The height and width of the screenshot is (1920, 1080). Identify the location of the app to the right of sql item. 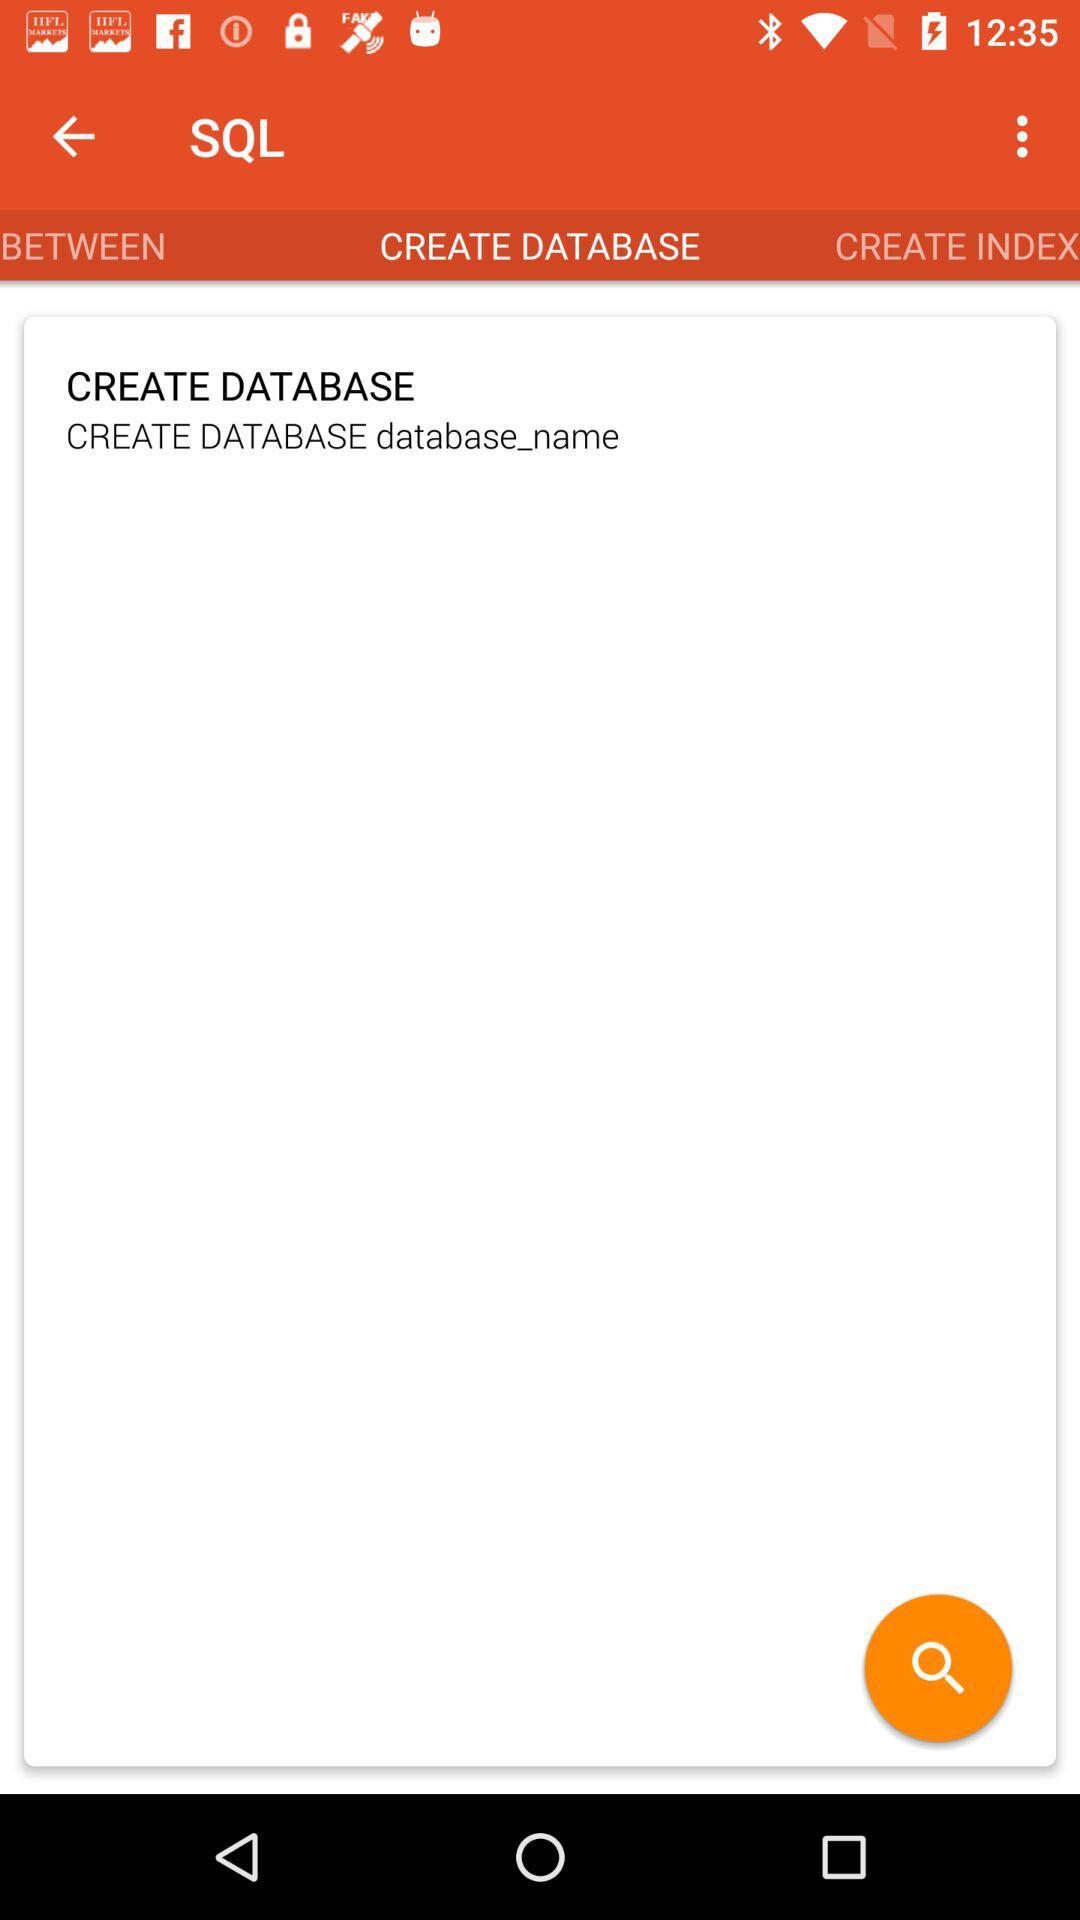
(1027, 135).